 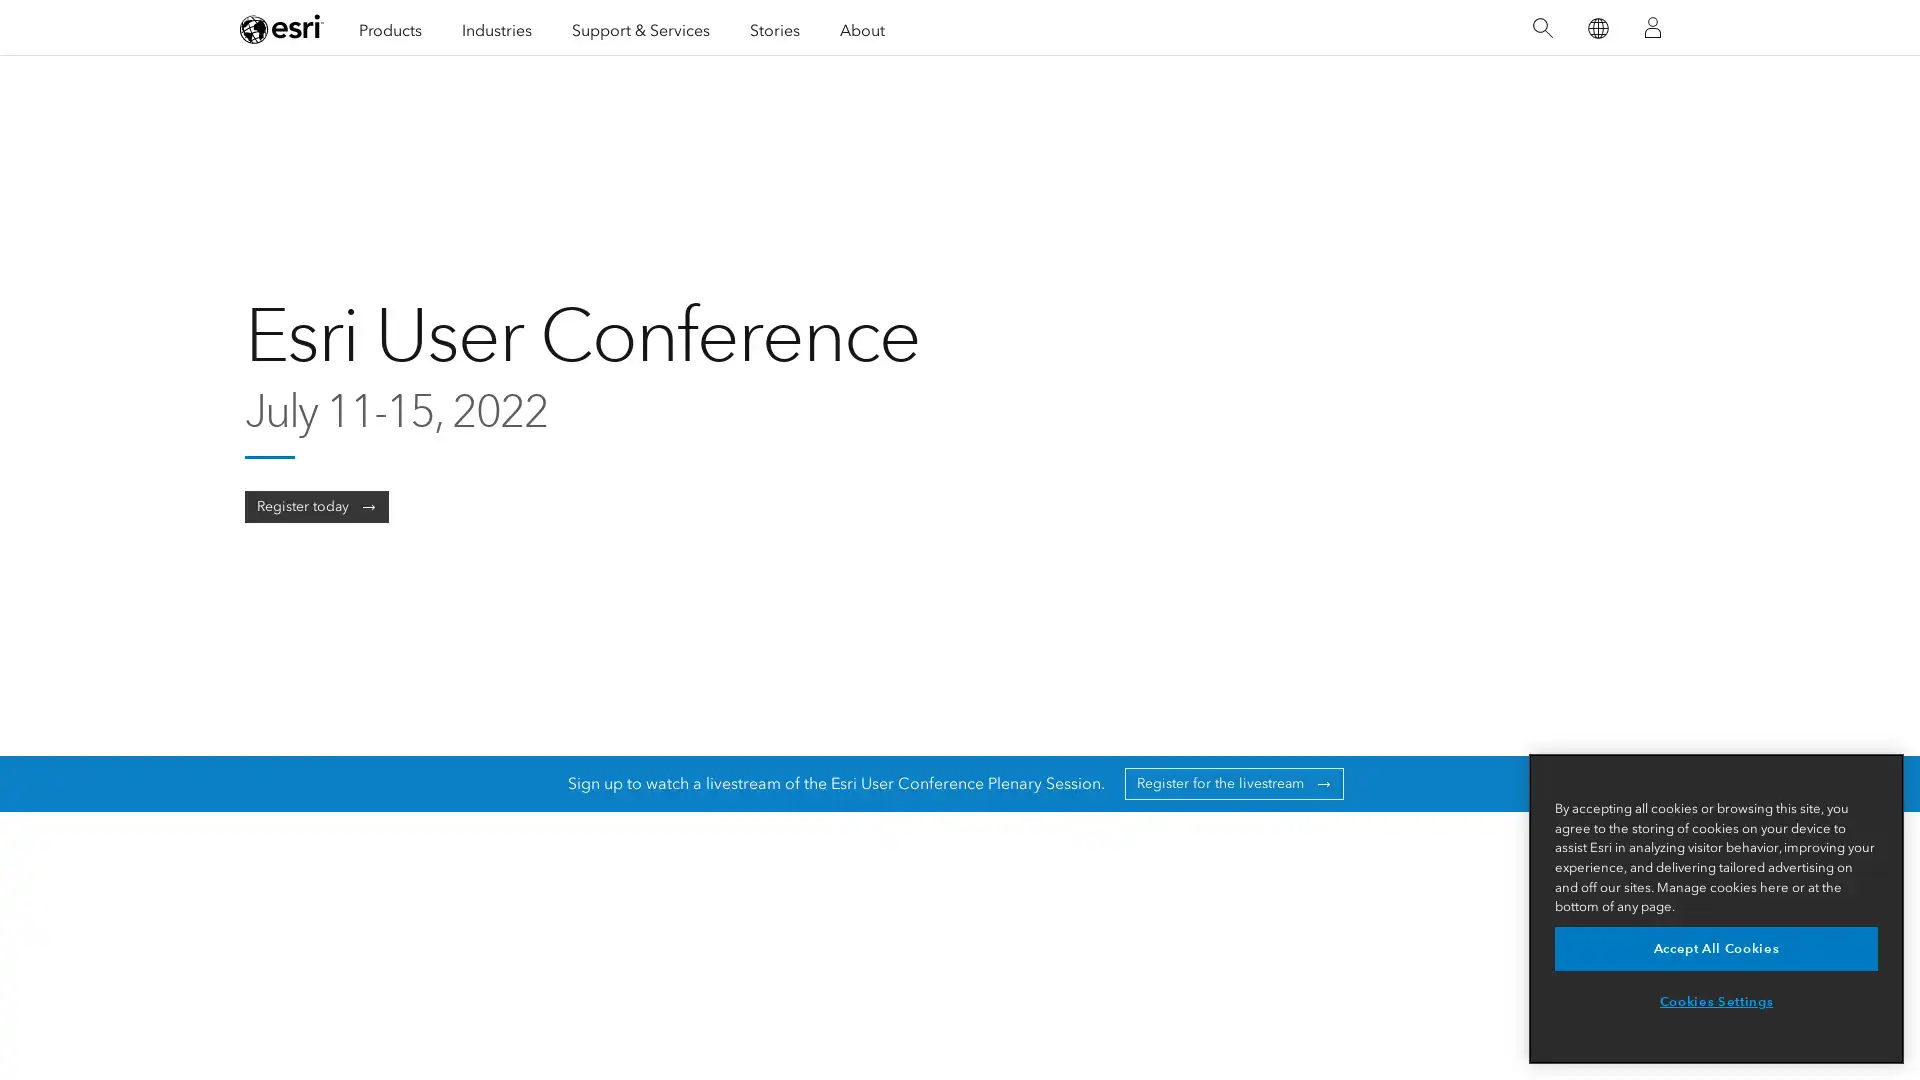 I want to click on Switch Language, so click(x=1596, y=27).